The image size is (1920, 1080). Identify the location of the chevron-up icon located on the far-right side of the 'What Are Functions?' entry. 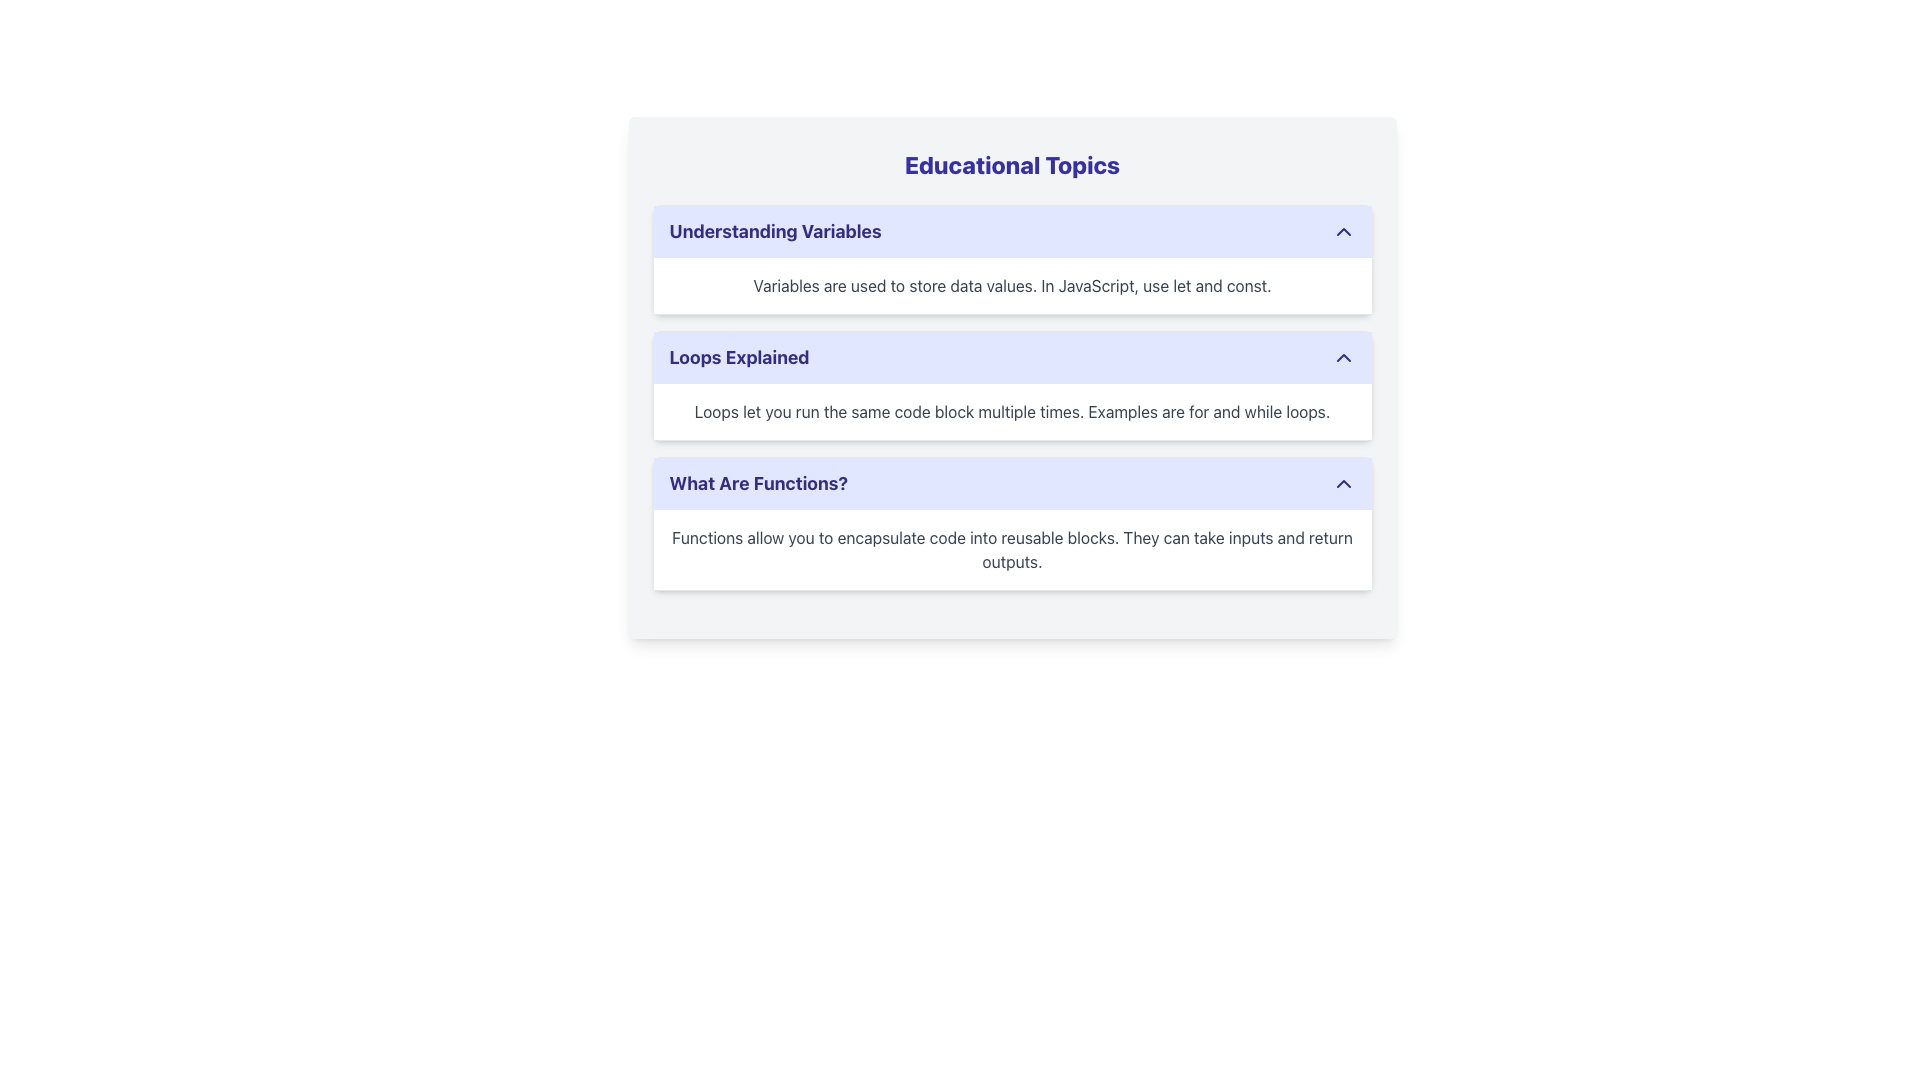
(1343, 483).